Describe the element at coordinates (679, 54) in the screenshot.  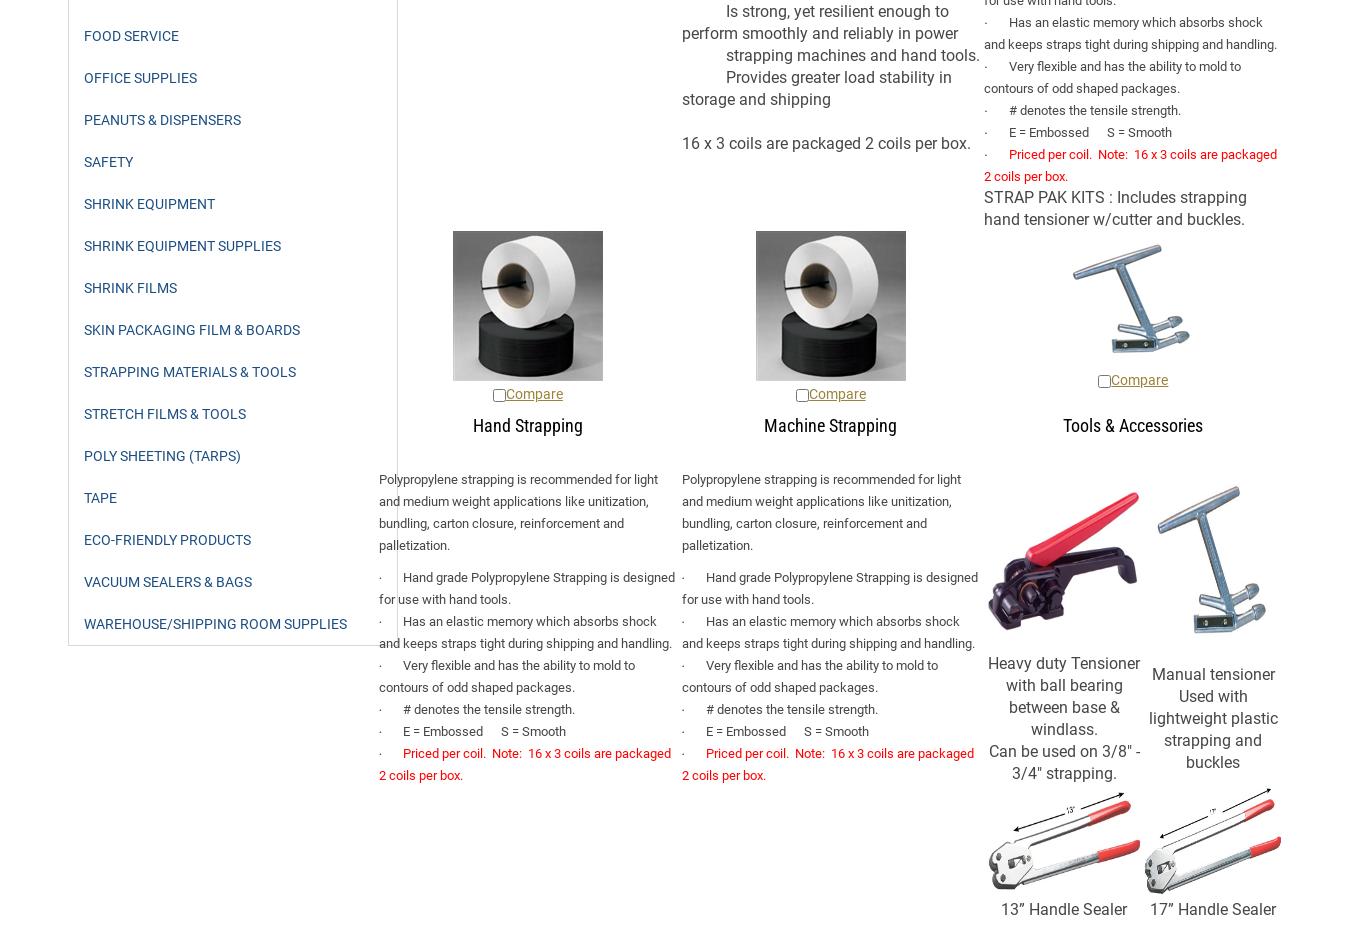
I see `'strapping machines and hand tools.'` at that location.